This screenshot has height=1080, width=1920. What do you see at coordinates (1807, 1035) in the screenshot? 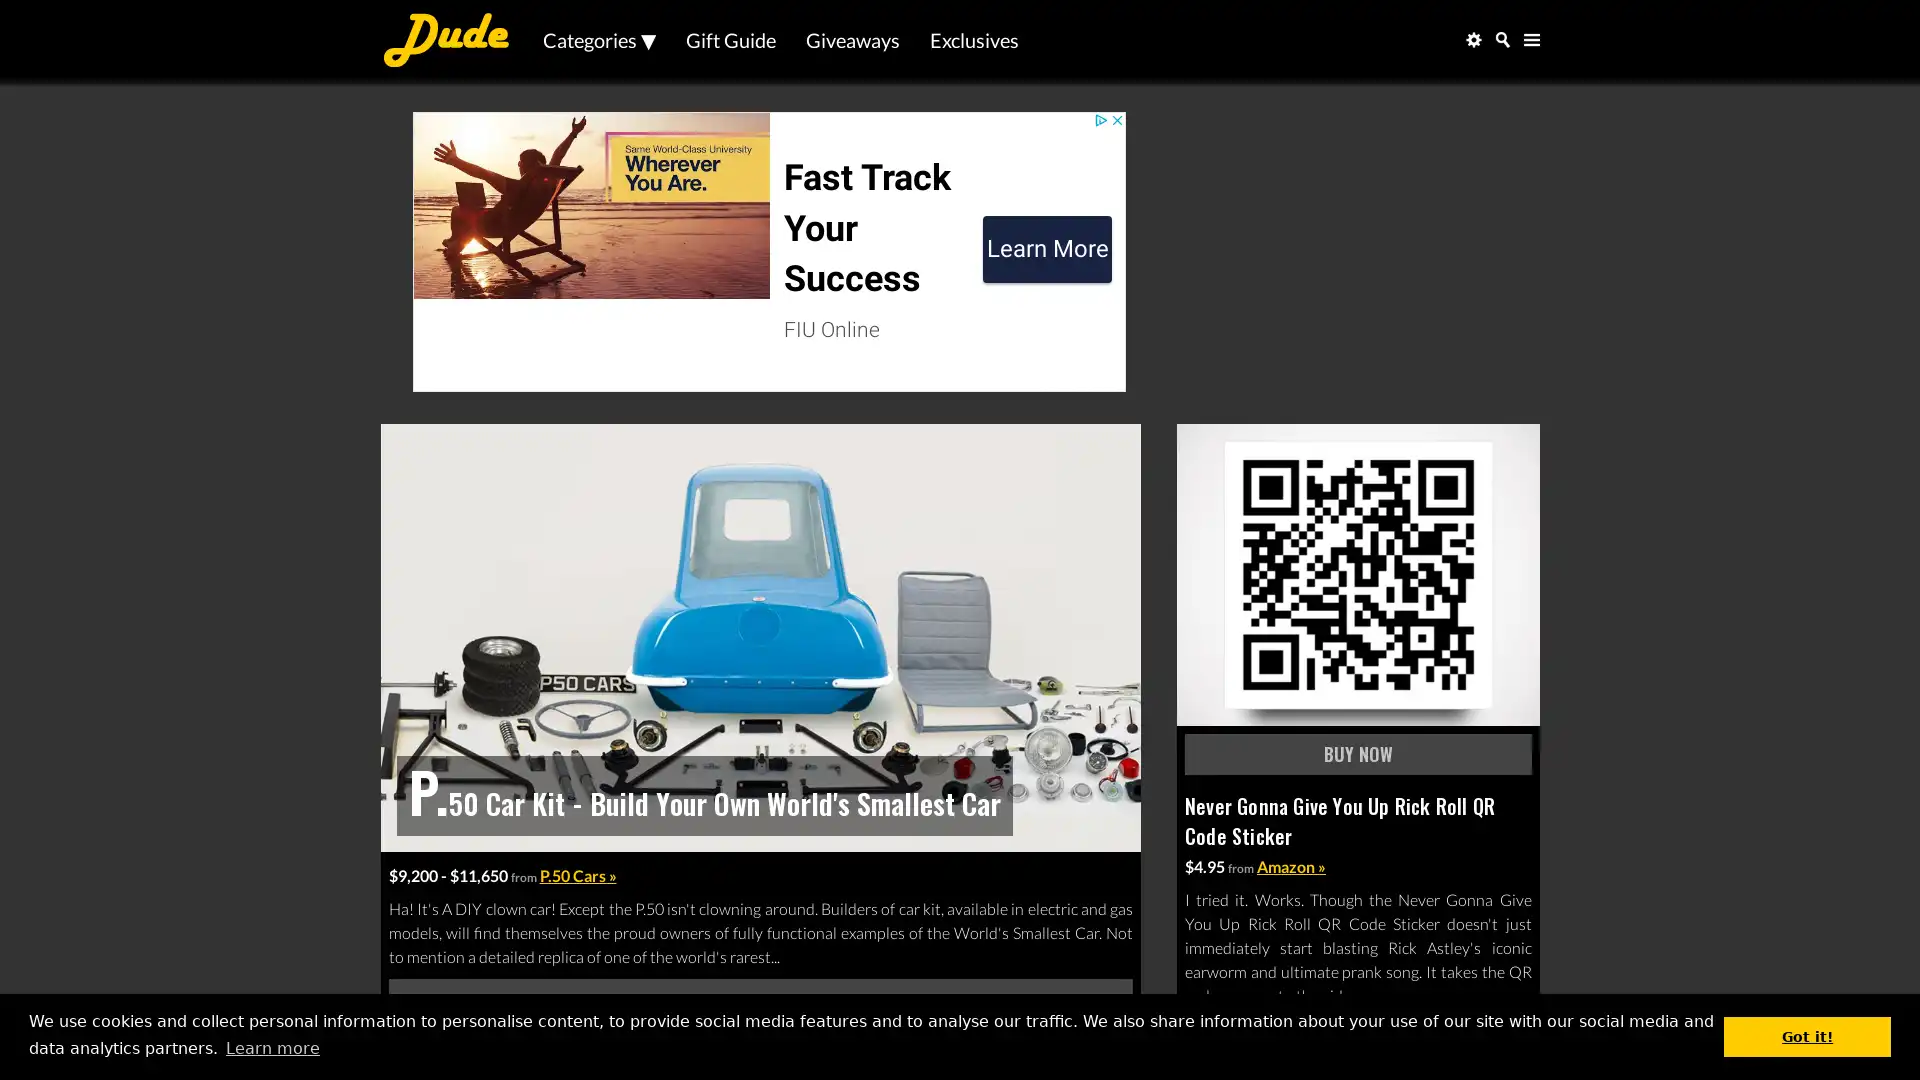
I see `dismiss cookie message` at bounding box center [1807, 1035].